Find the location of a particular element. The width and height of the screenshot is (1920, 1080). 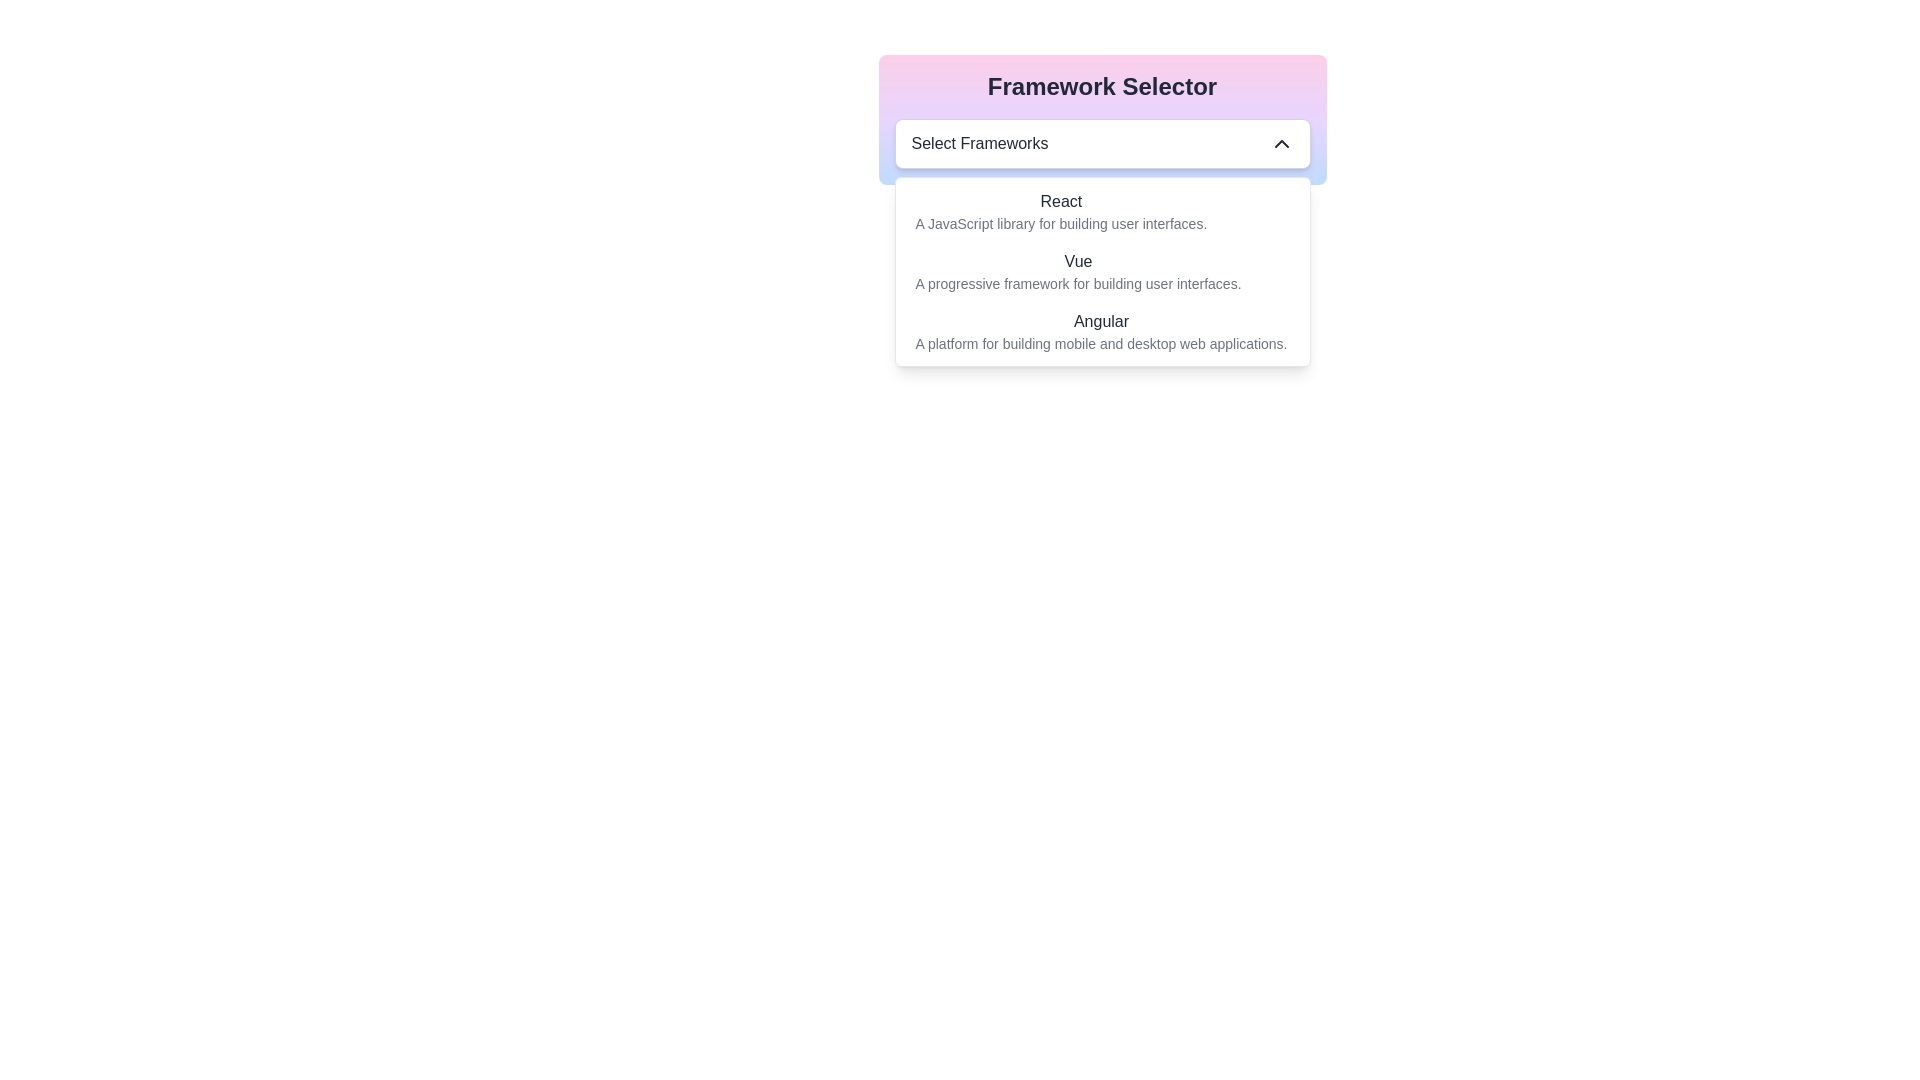

the 'React' text label in the dropdown menu under the 'Framework Selector' heading is located at coordinates (1060, 201).